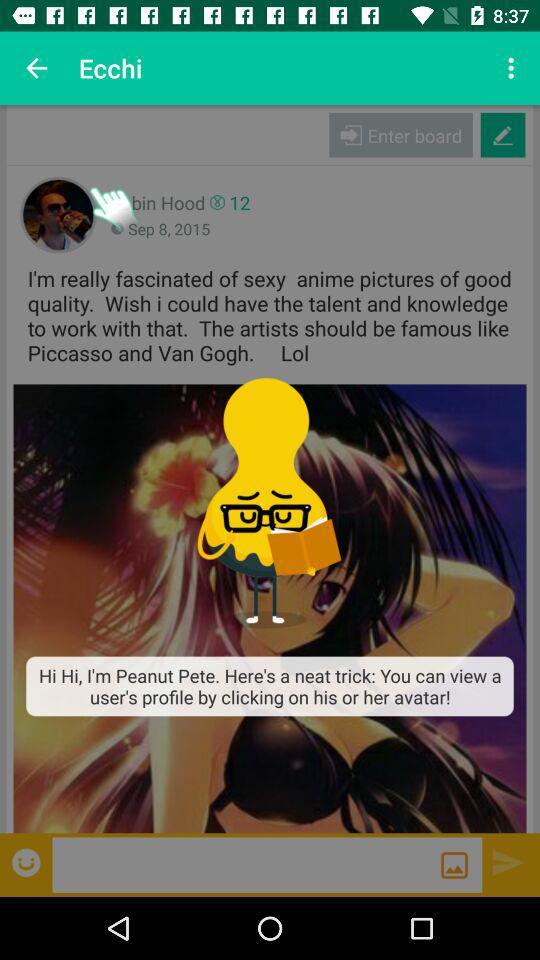 This screenshot has width=540, height=960. Describe the element at coordinates (508, 861) in the screenshot. I see `send` at that location.